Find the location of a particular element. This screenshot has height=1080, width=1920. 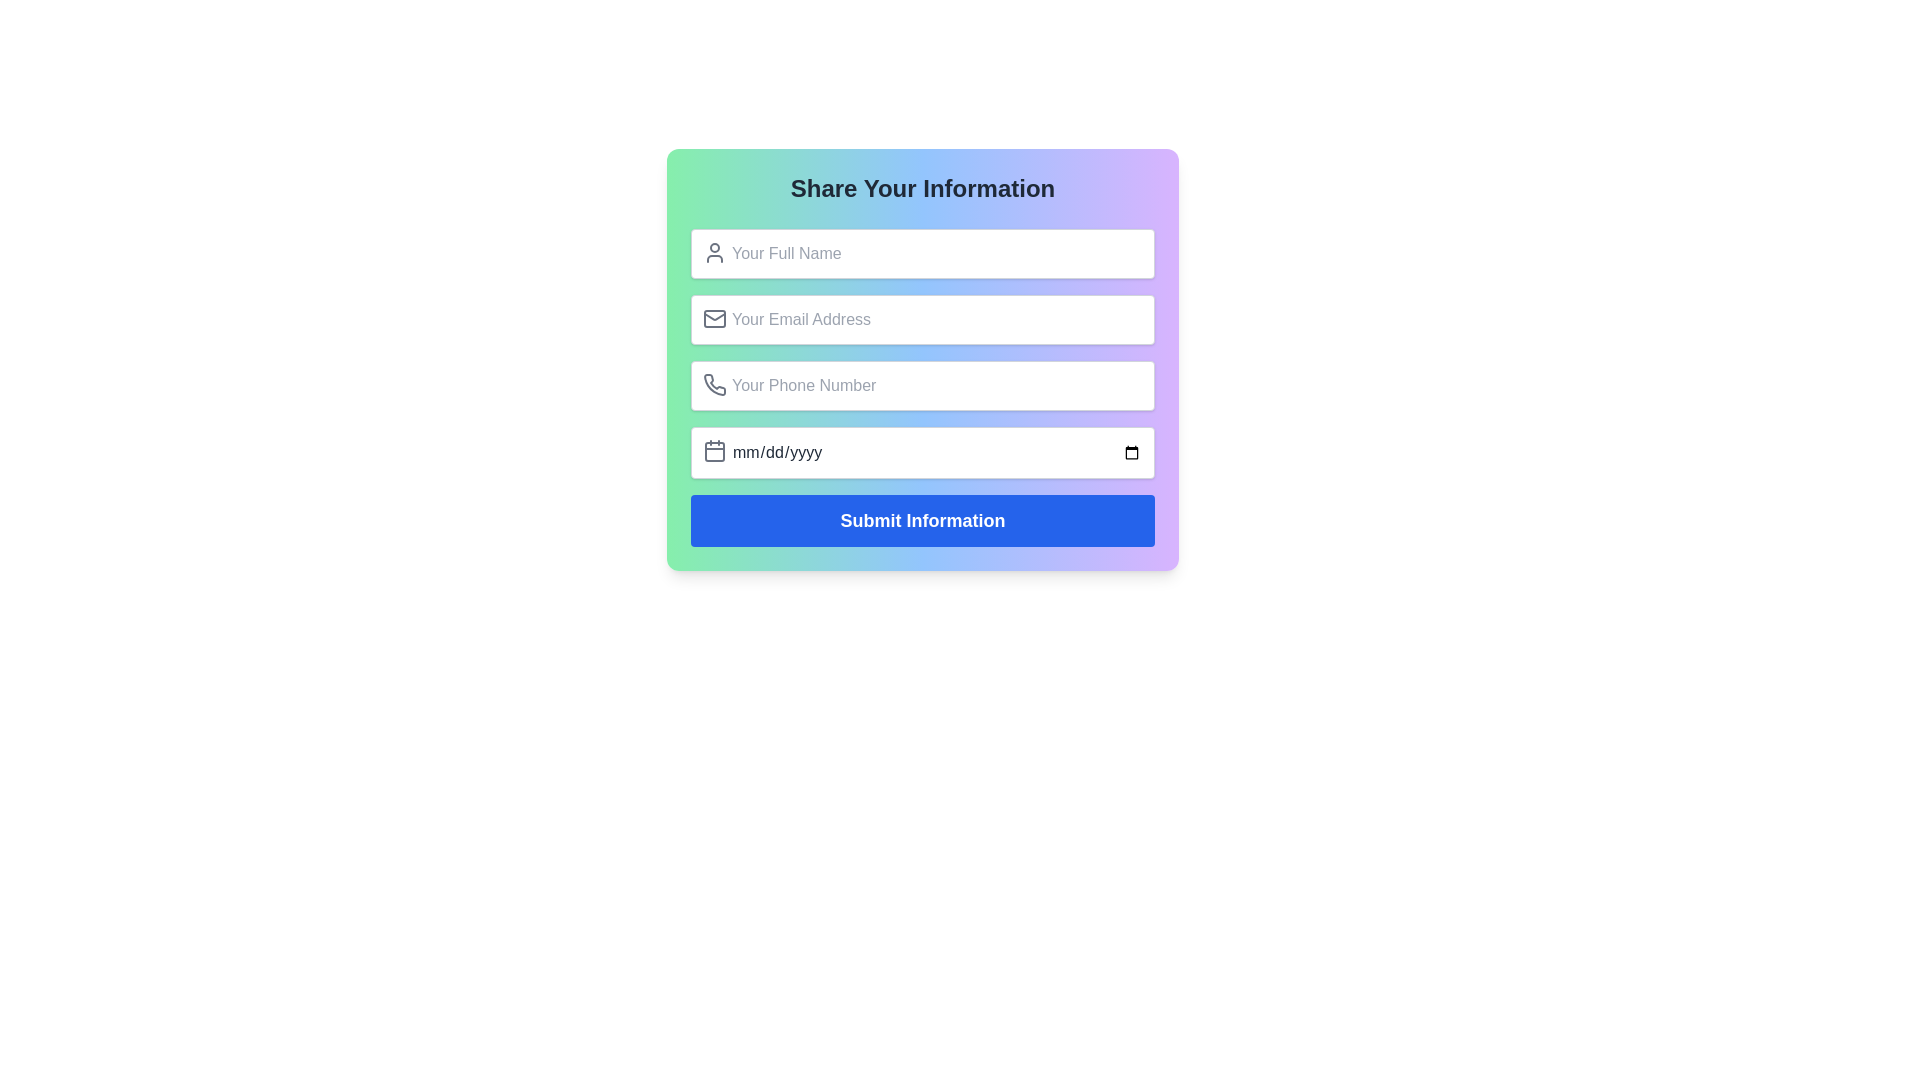

the icon inside the SVG element that suggests the purpose of the 'Your Phone Number' input field is located at coordinates (715, 384).